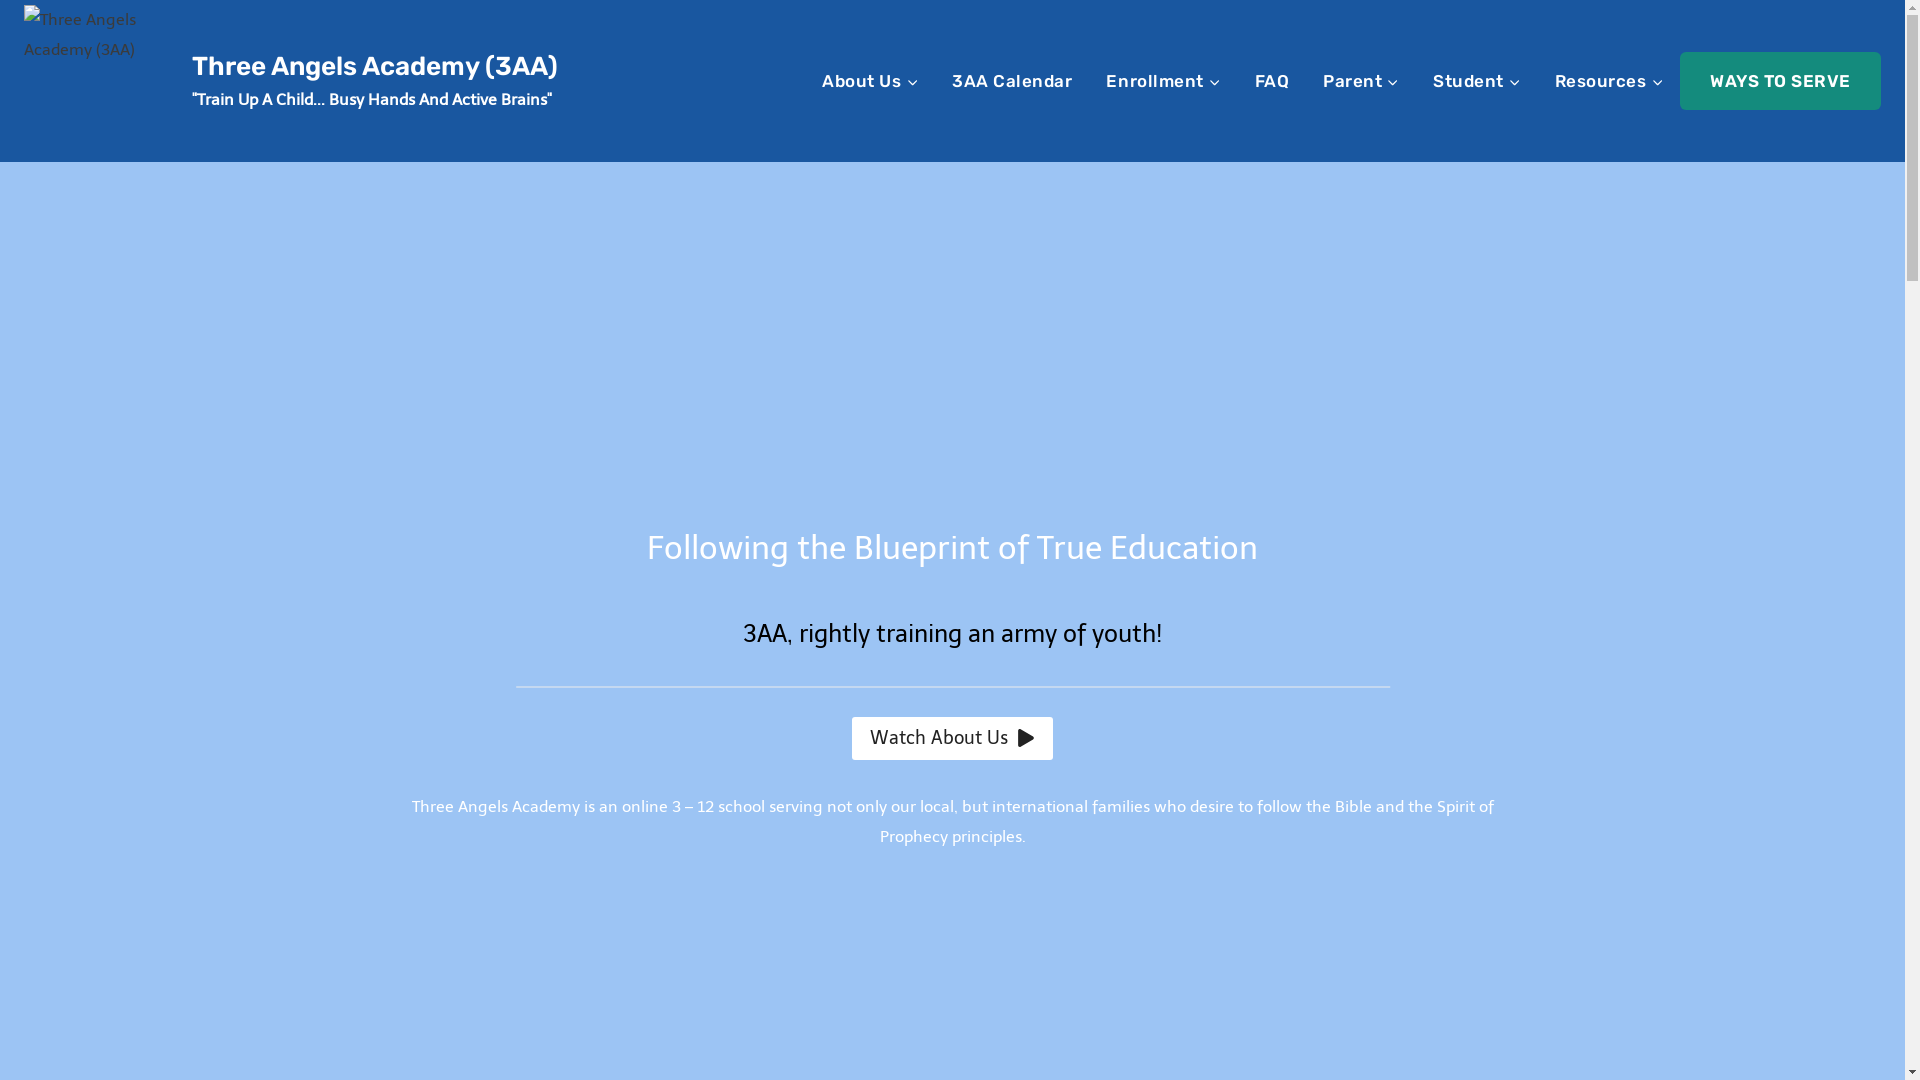 Image resolution: width=1920 pixels, height=1080 pixels. What do you see at coordinates (1780, 79) in the screenshot?
I see `'WAYS TO SERVE'` at bounding box center [1780, 79].